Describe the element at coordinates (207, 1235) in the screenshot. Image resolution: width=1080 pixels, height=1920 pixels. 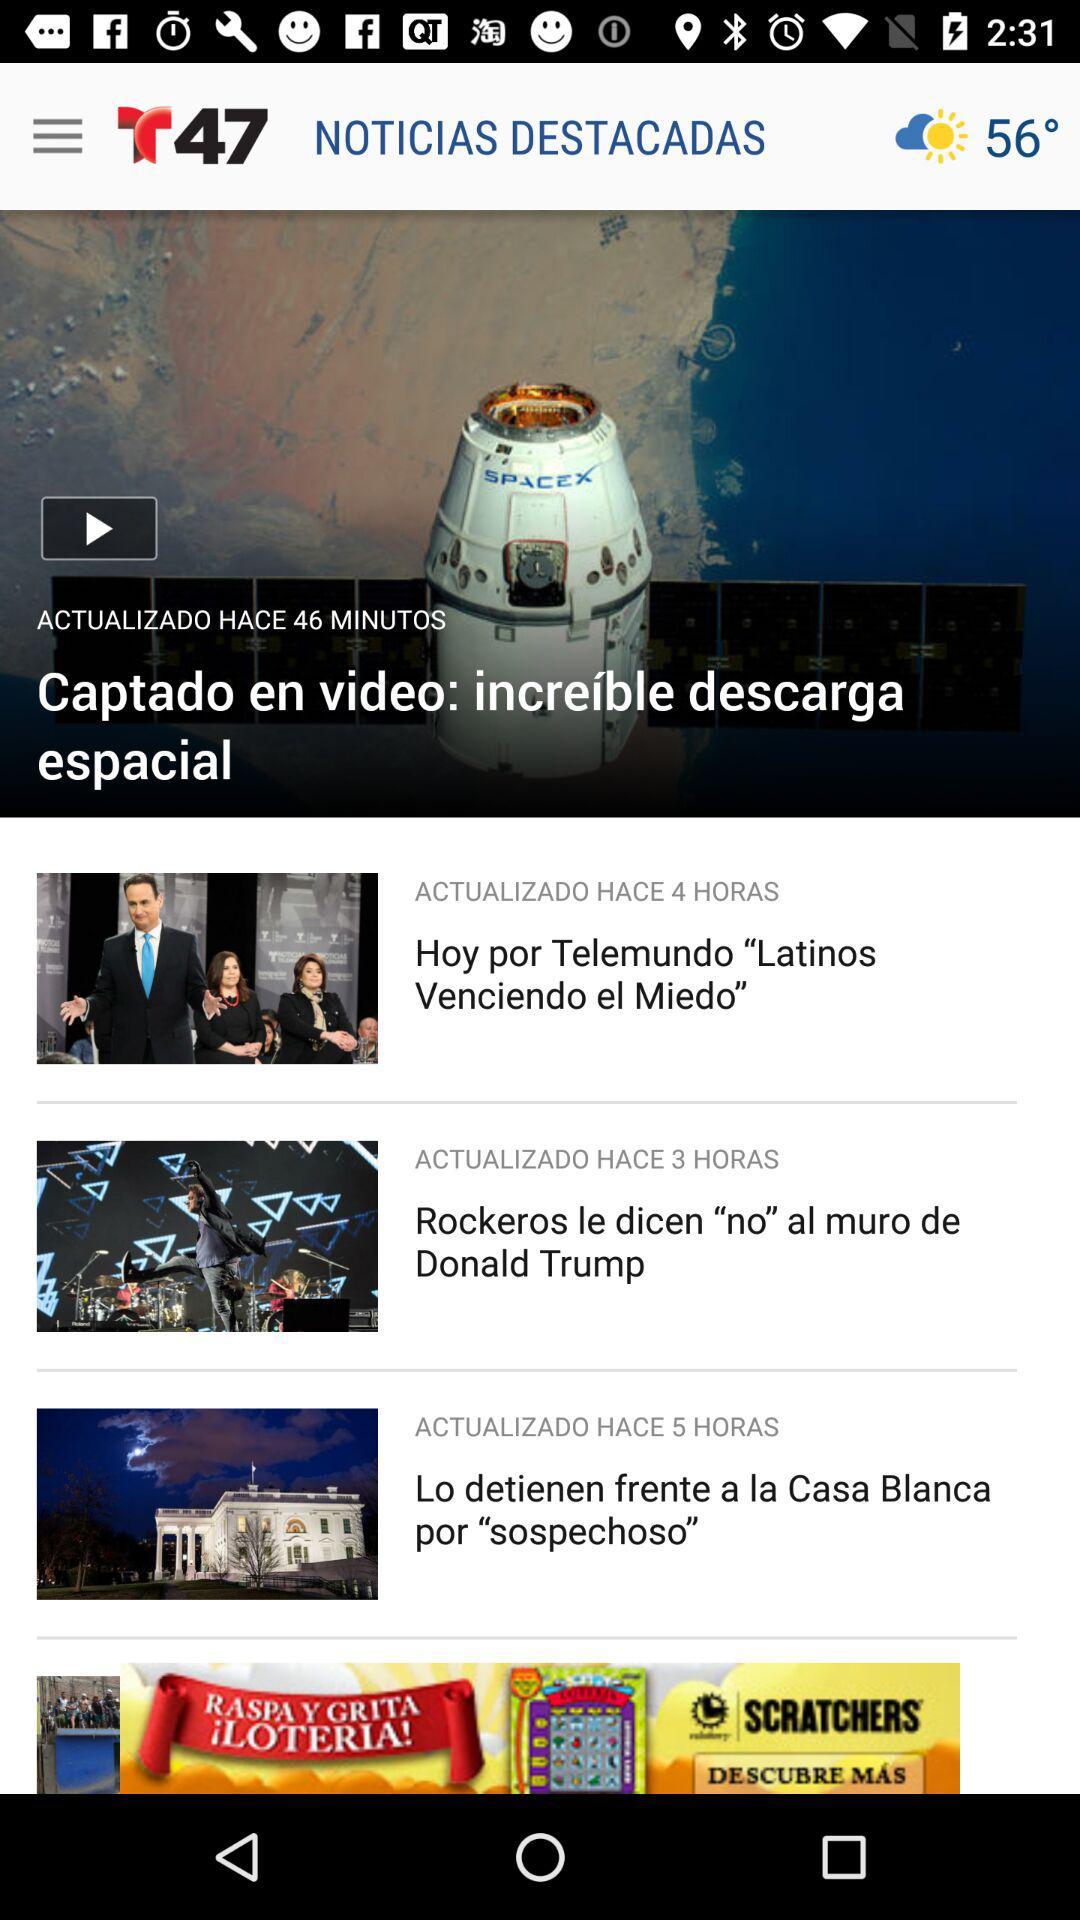
I see `the second image under video` at that location.